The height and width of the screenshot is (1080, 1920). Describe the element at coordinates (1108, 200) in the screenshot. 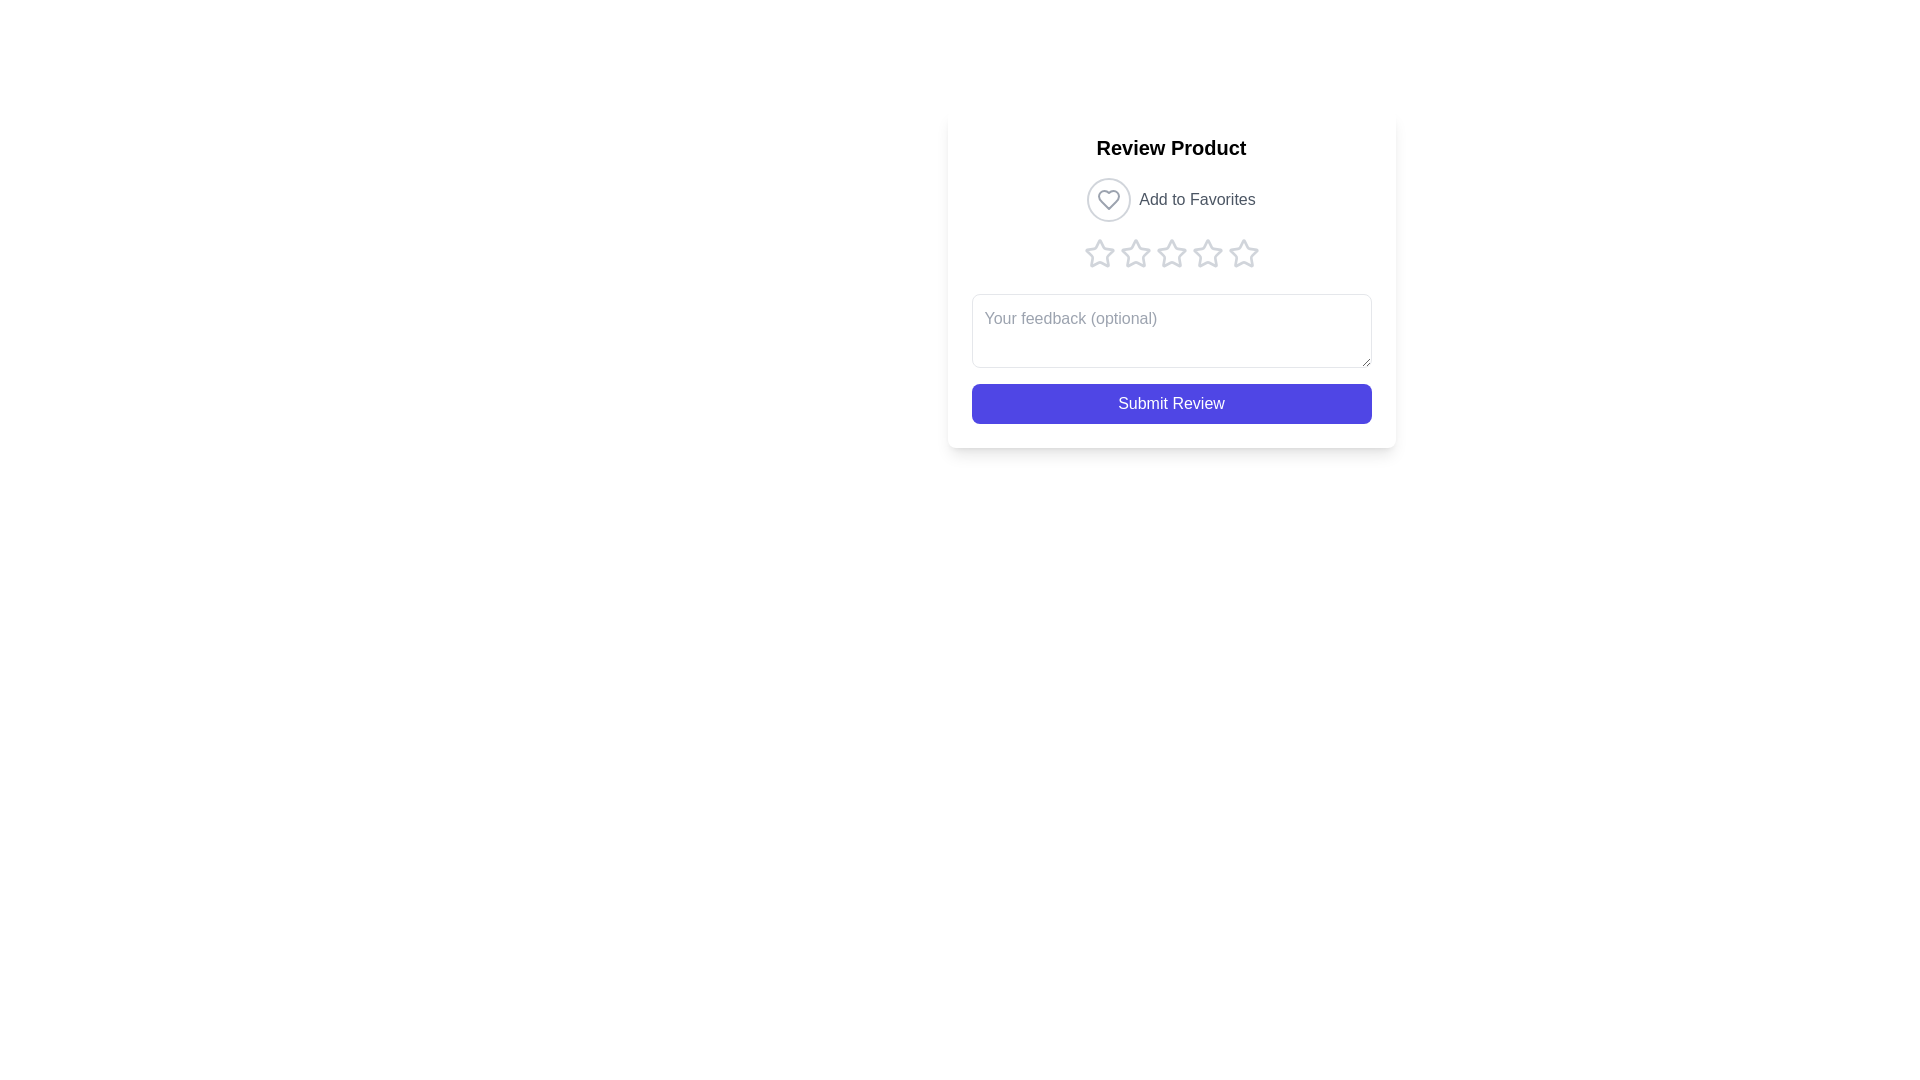

I see `the heart-shaped icon representing the 'Add` at that location.